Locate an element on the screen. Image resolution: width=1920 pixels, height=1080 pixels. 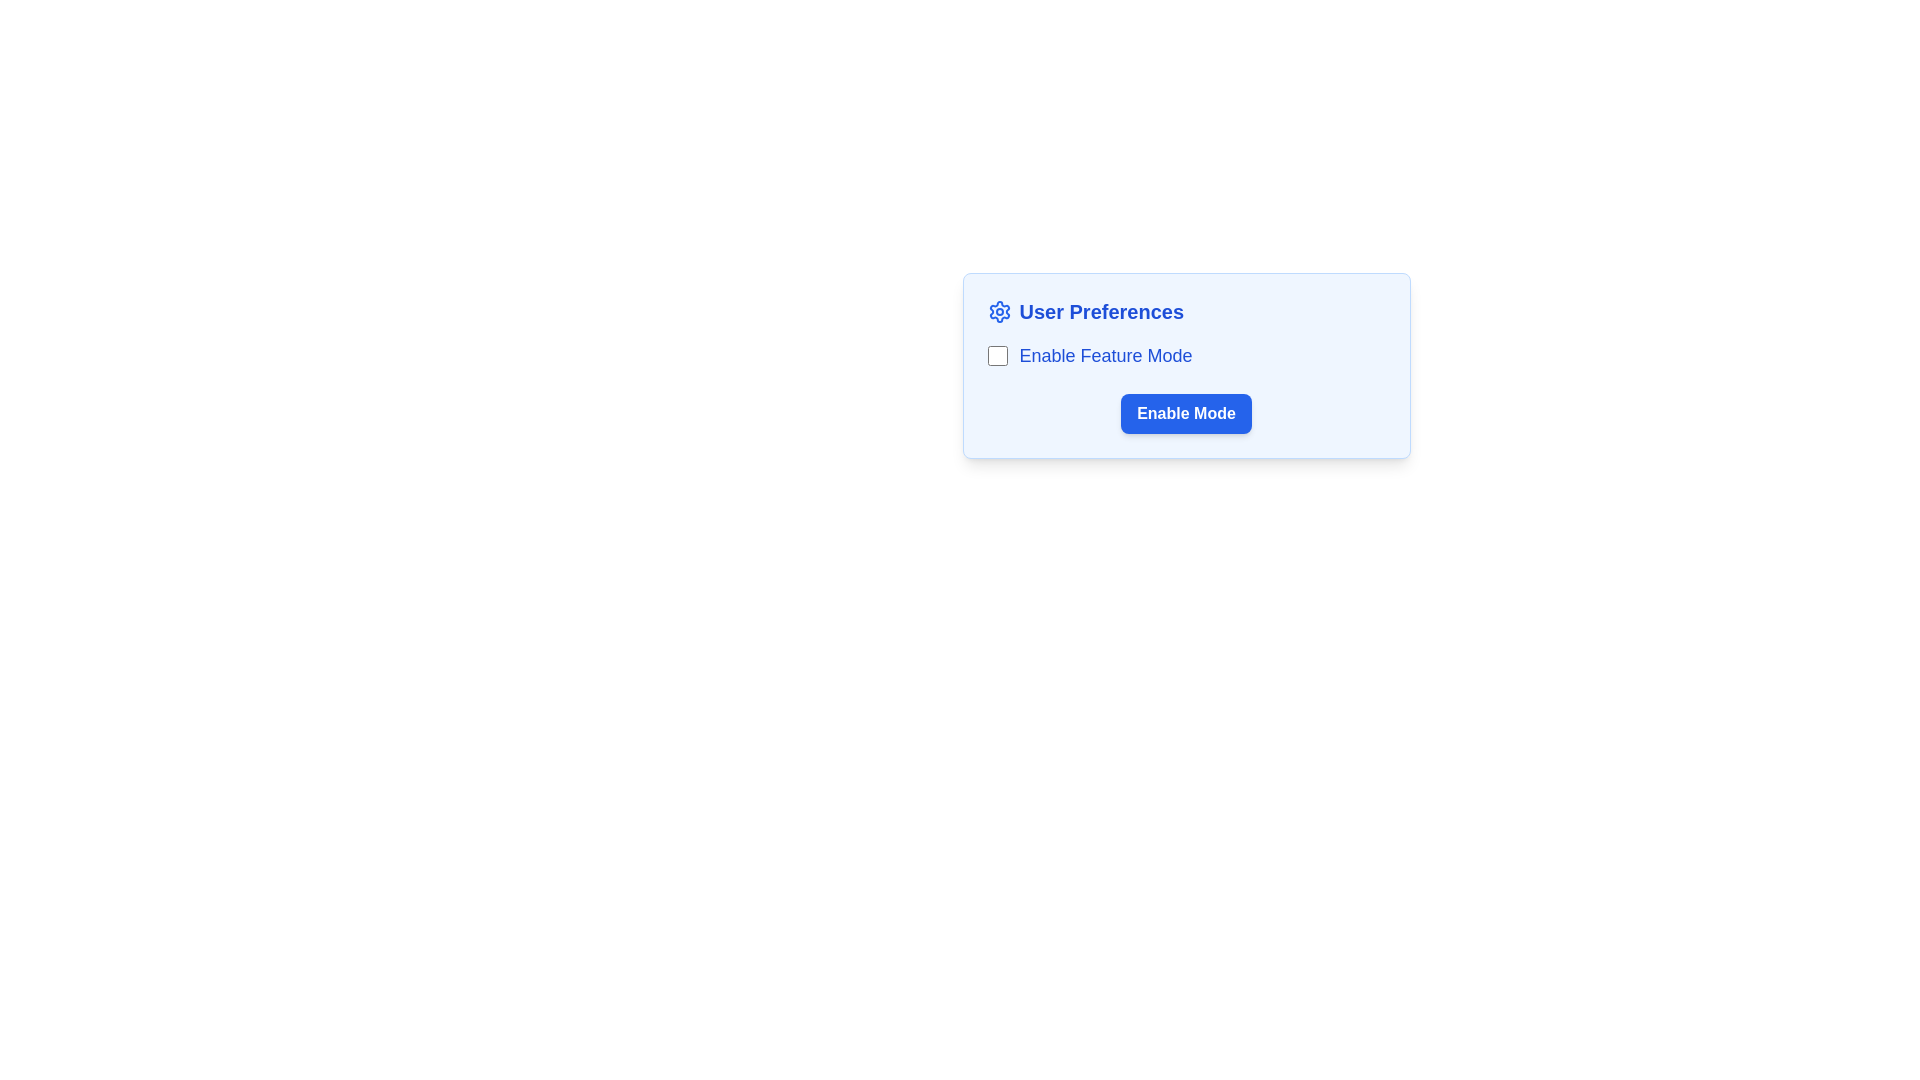
the button labeled 'Enable Mode' with a bold blue background is located at coordinates (1186, 412).